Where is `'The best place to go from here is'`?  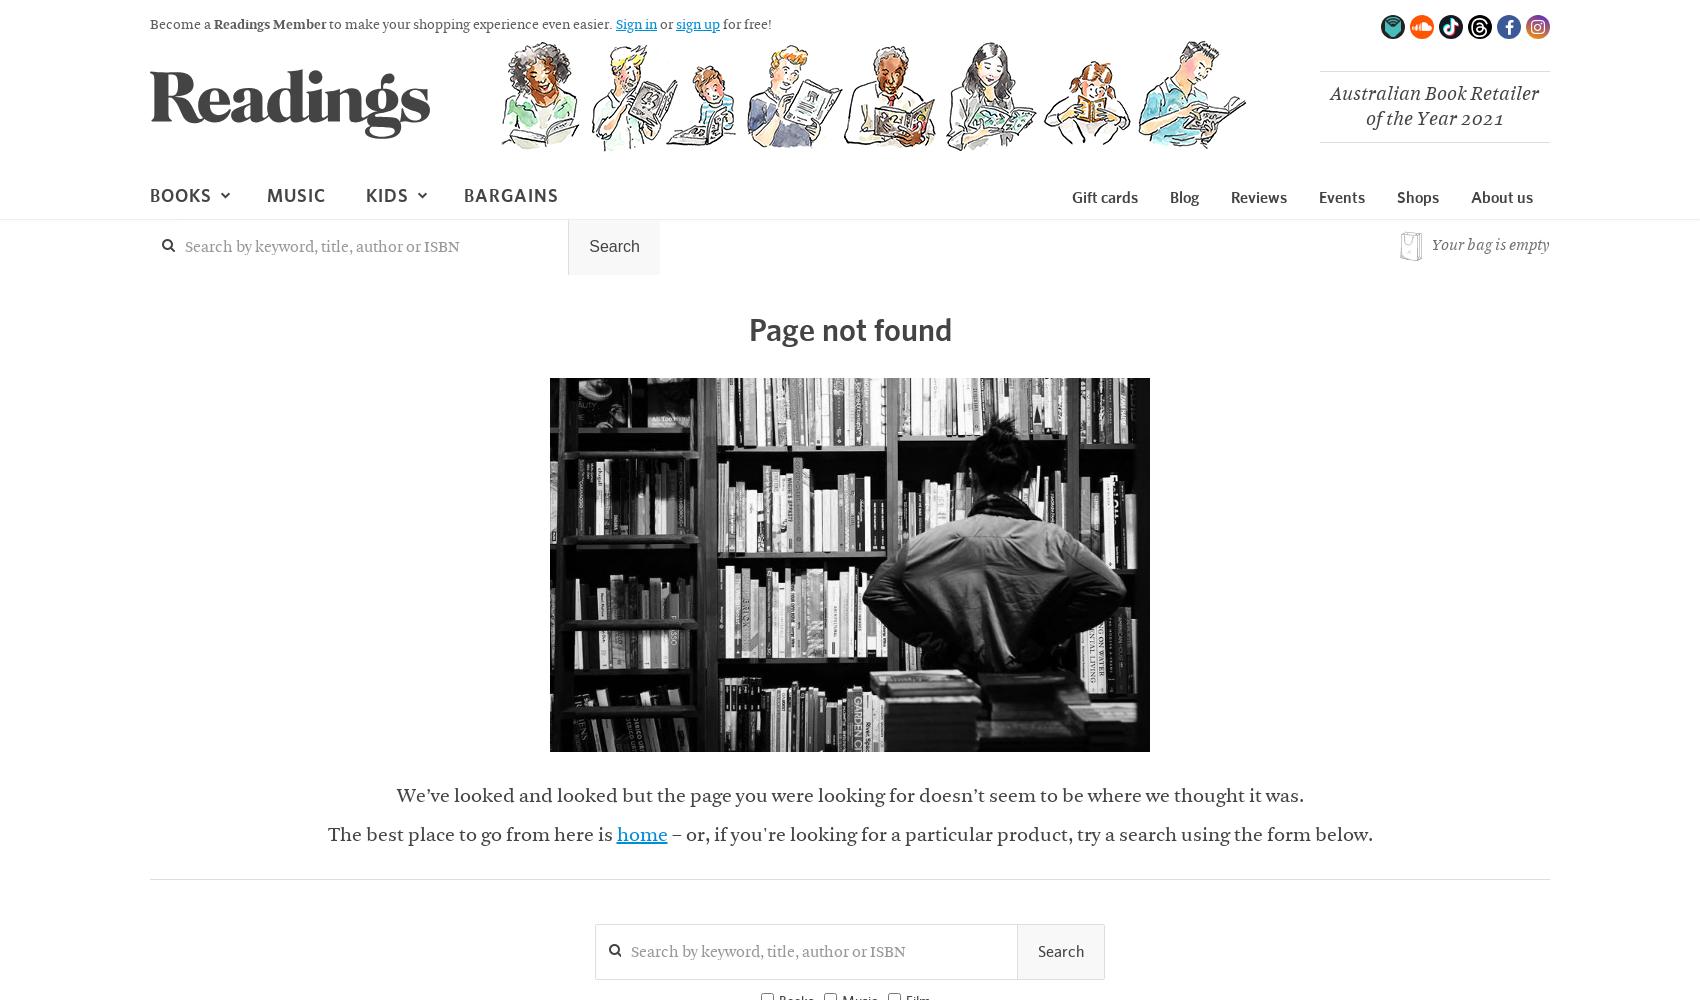
'The best place to go from here is' is located at coordinates (326, 833).